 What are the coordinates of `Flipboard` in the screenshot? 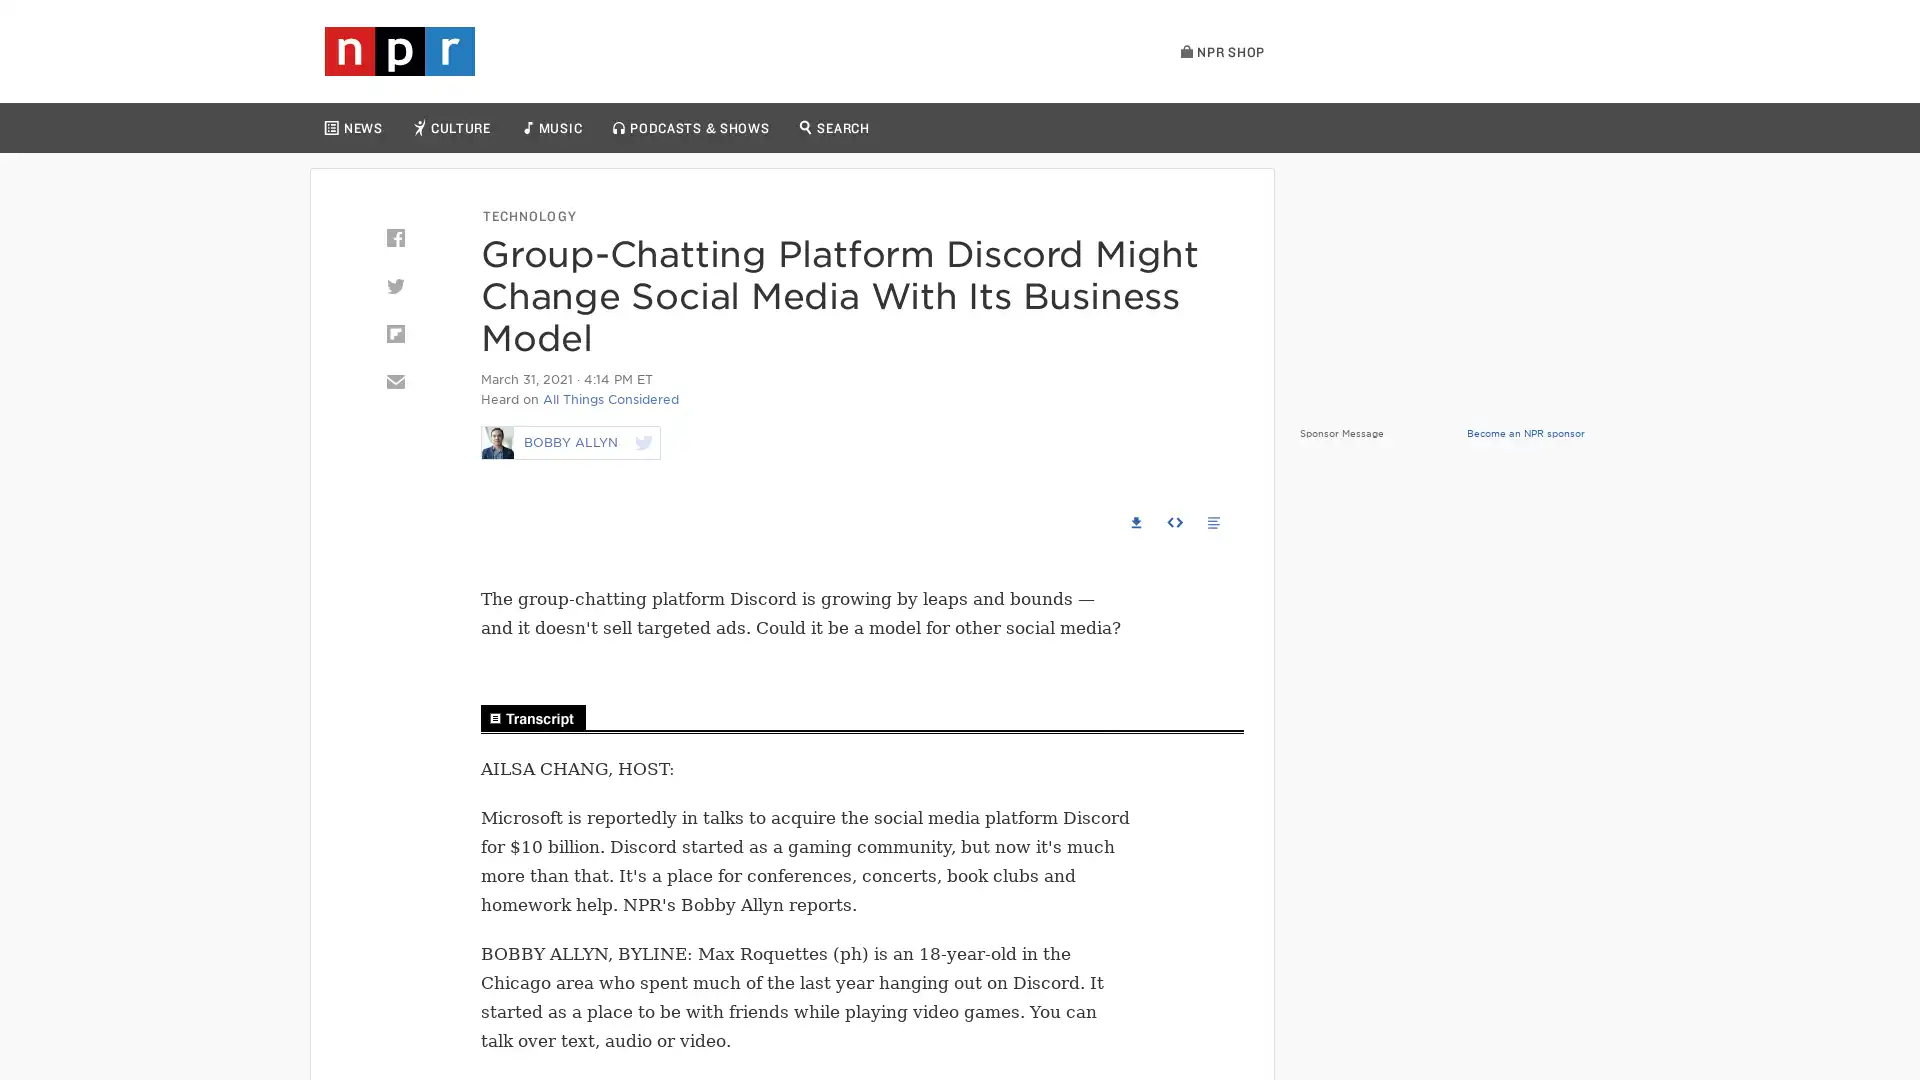 It's located at (394, 333).